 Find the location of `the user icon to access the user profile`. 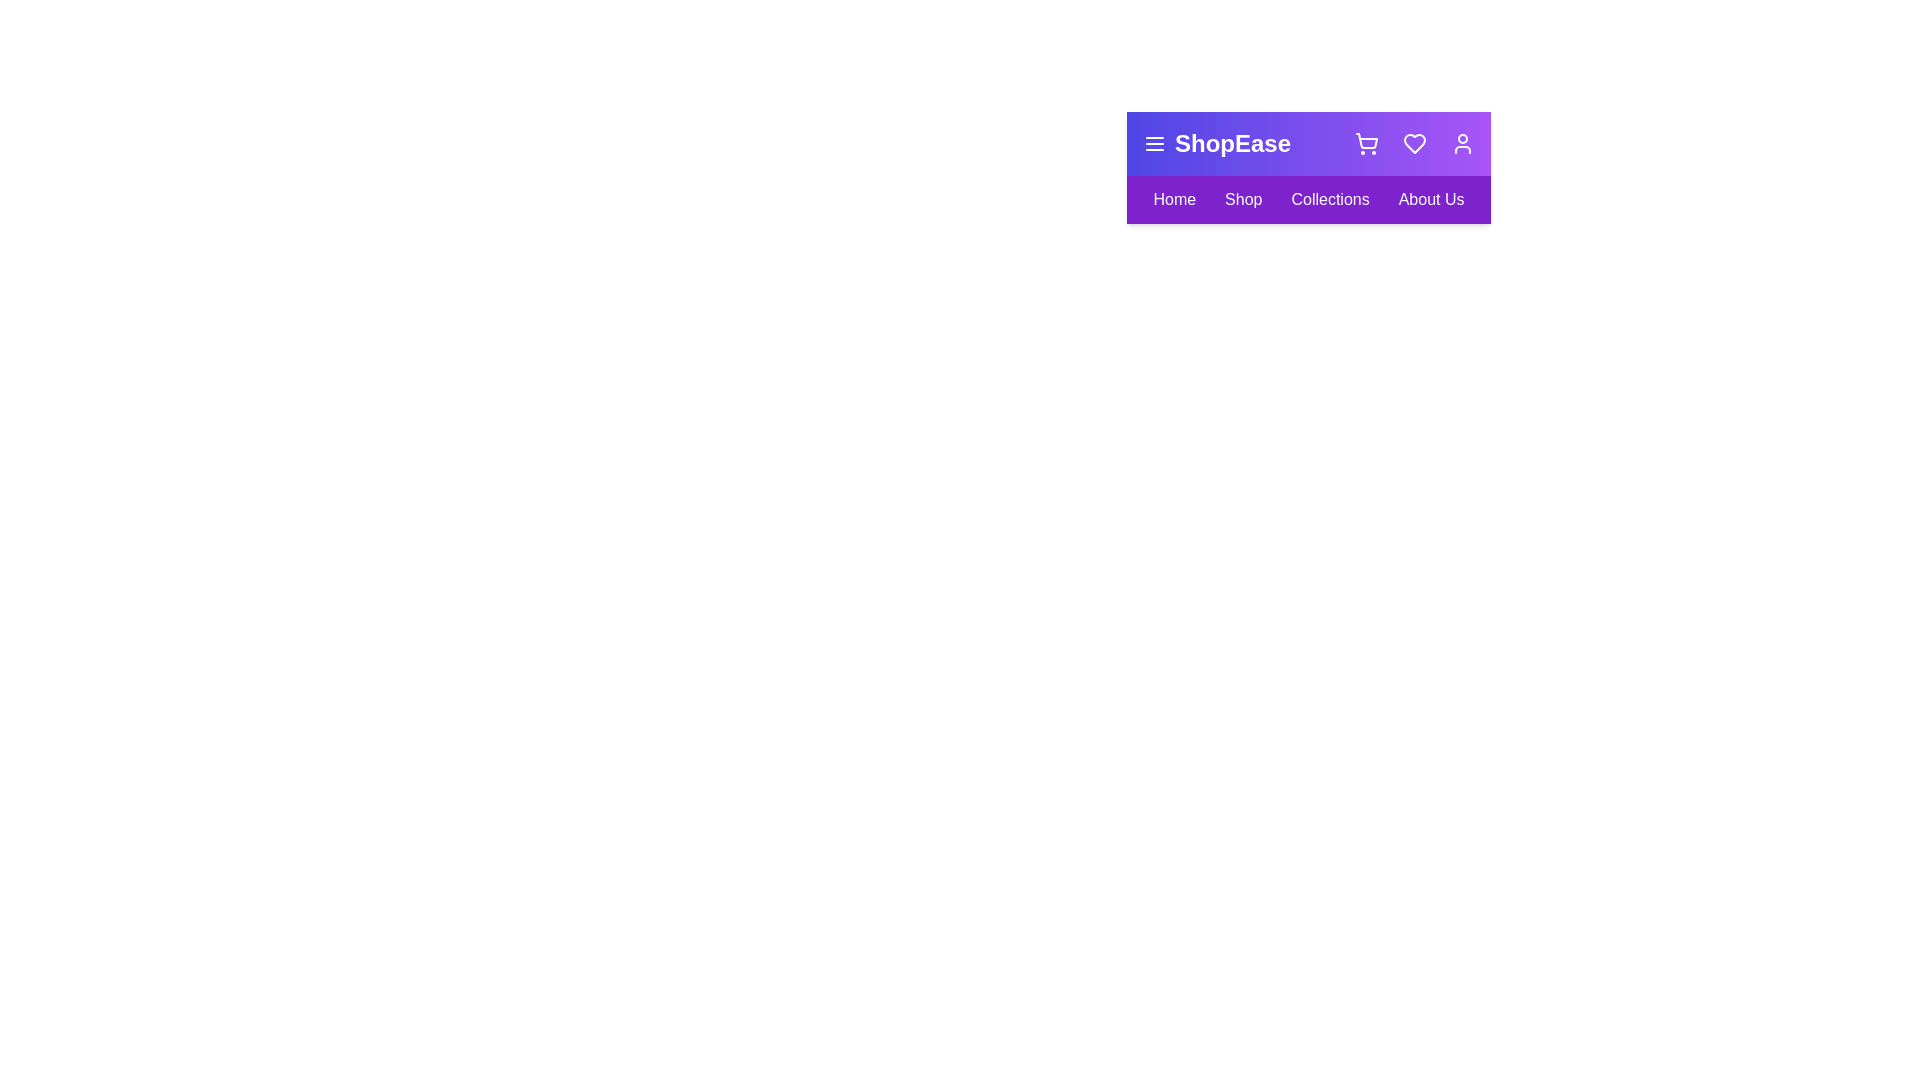

the user icon to access the user profile is located at coordinates (1463, 142).